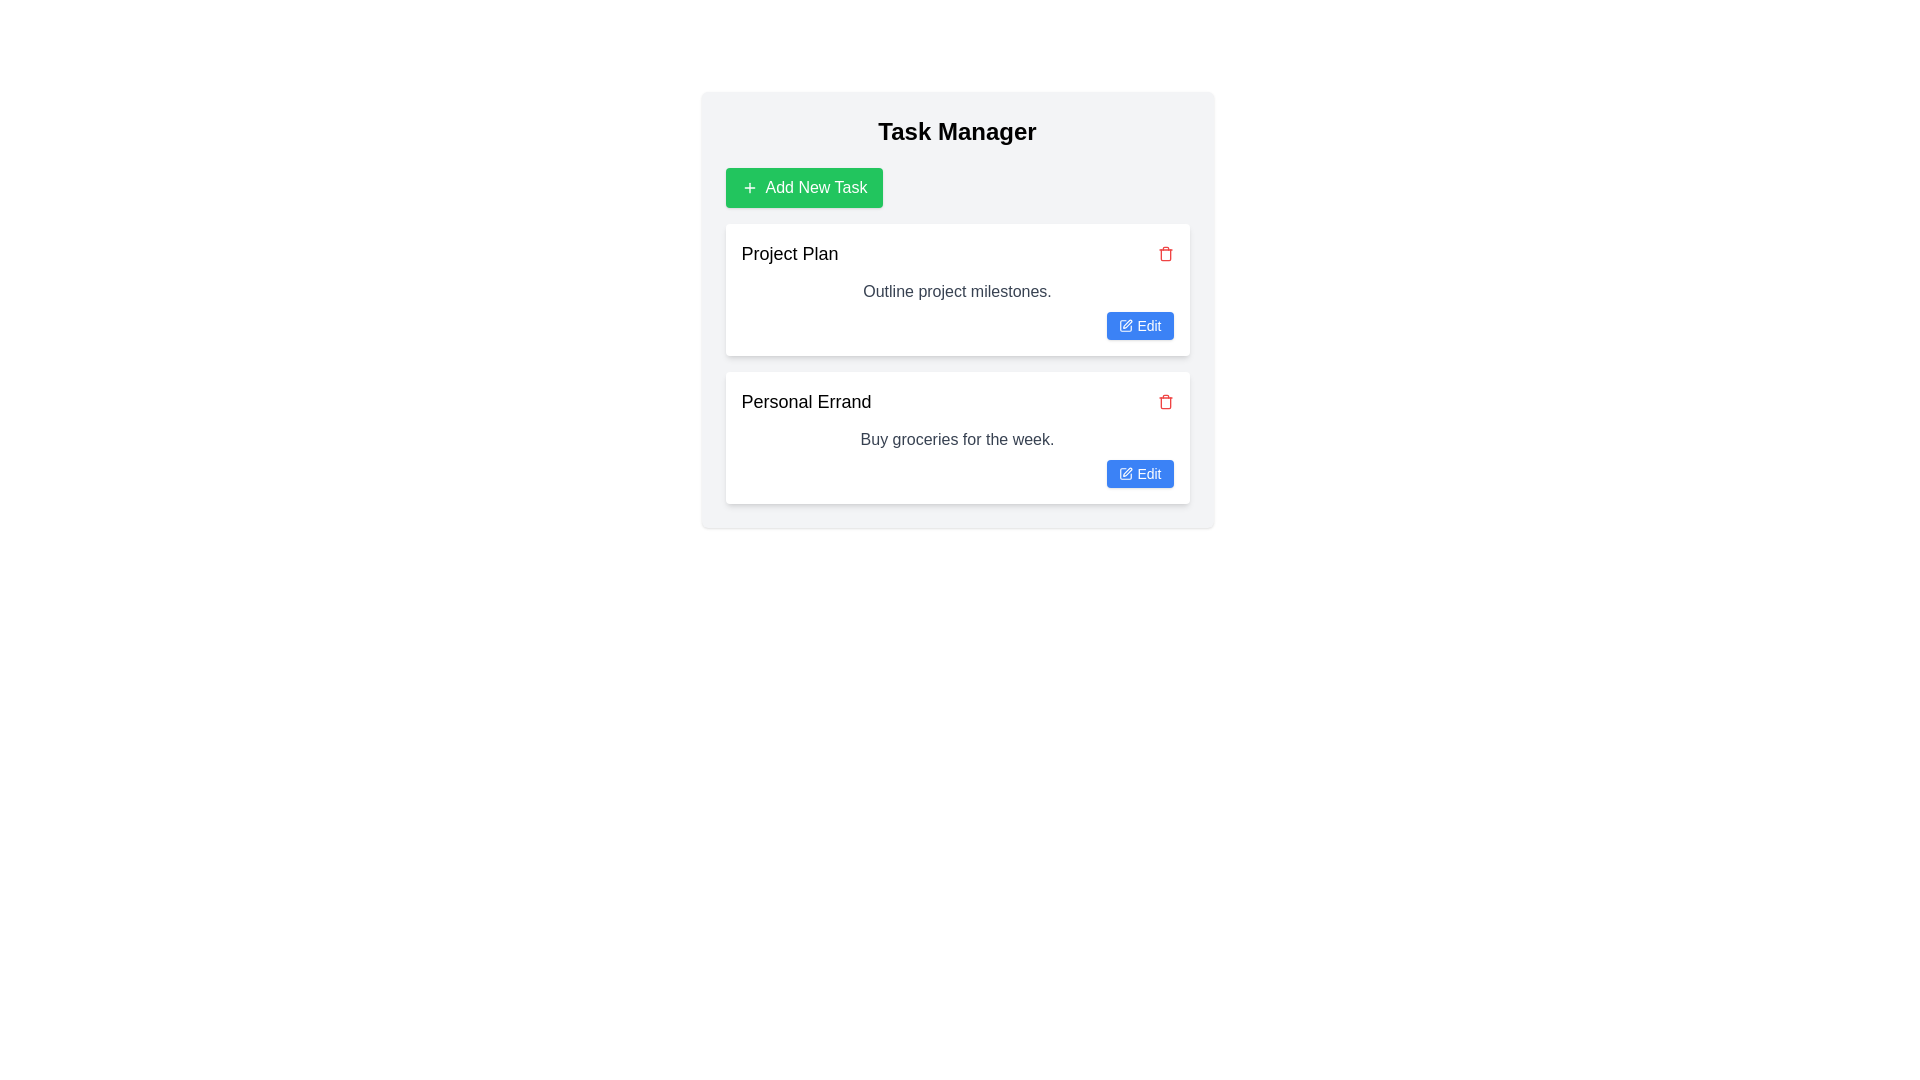  Describe the element at coordinates (806, 401) in the screenshot. I see `the task title label displayed in the task management interface` at that location.